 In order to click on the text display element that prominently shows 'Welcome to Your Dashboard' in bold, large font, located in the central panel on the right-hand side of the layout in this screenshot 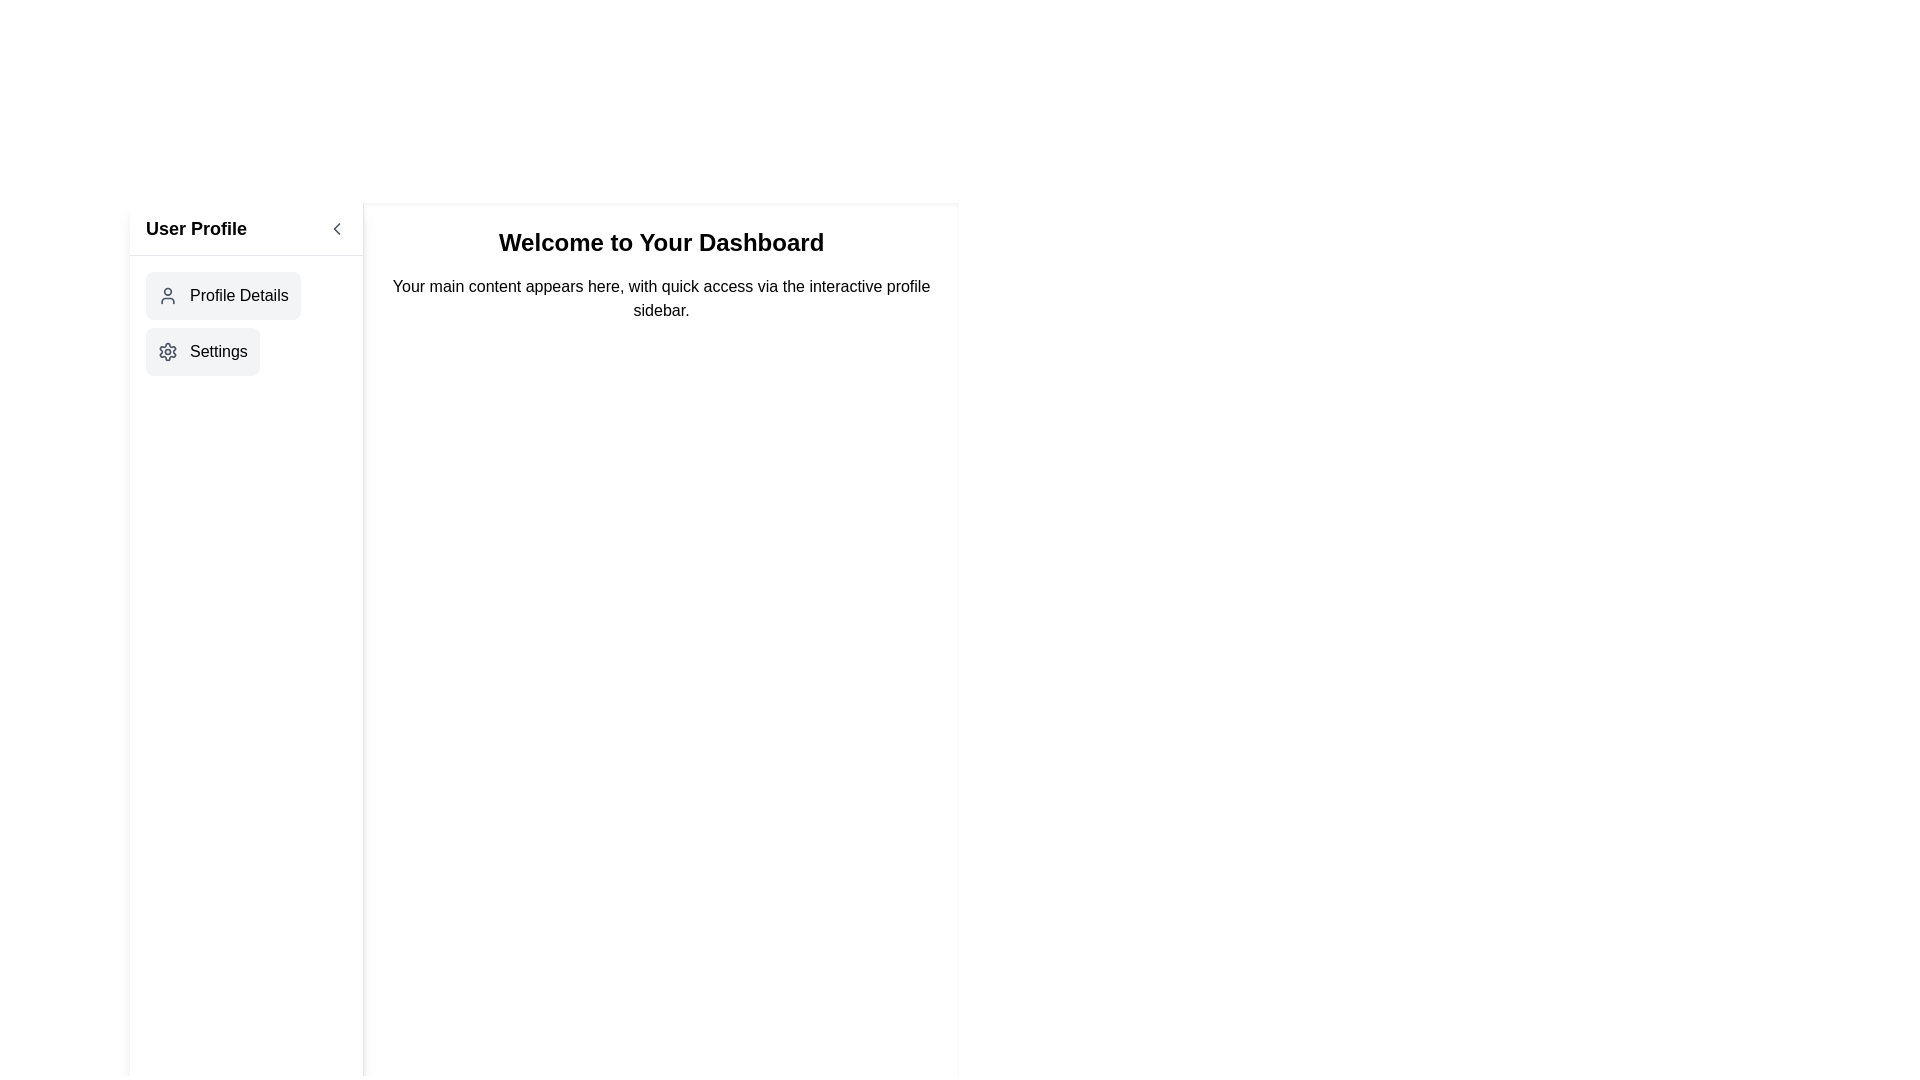, I will do `click(661, 242)`.